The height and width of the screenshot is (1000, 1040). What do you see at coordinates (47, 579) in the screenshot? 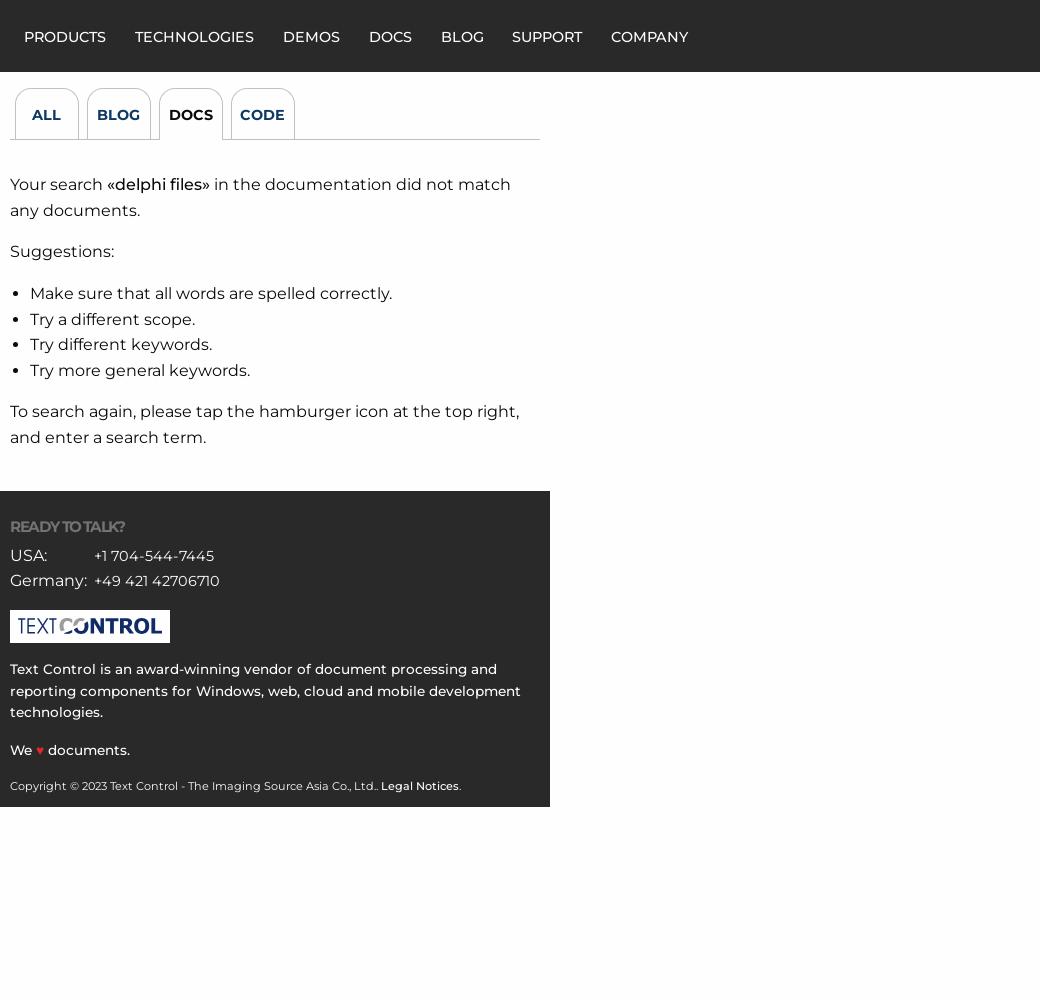
I see `'Germany:'` at bounding box center [47, 579].